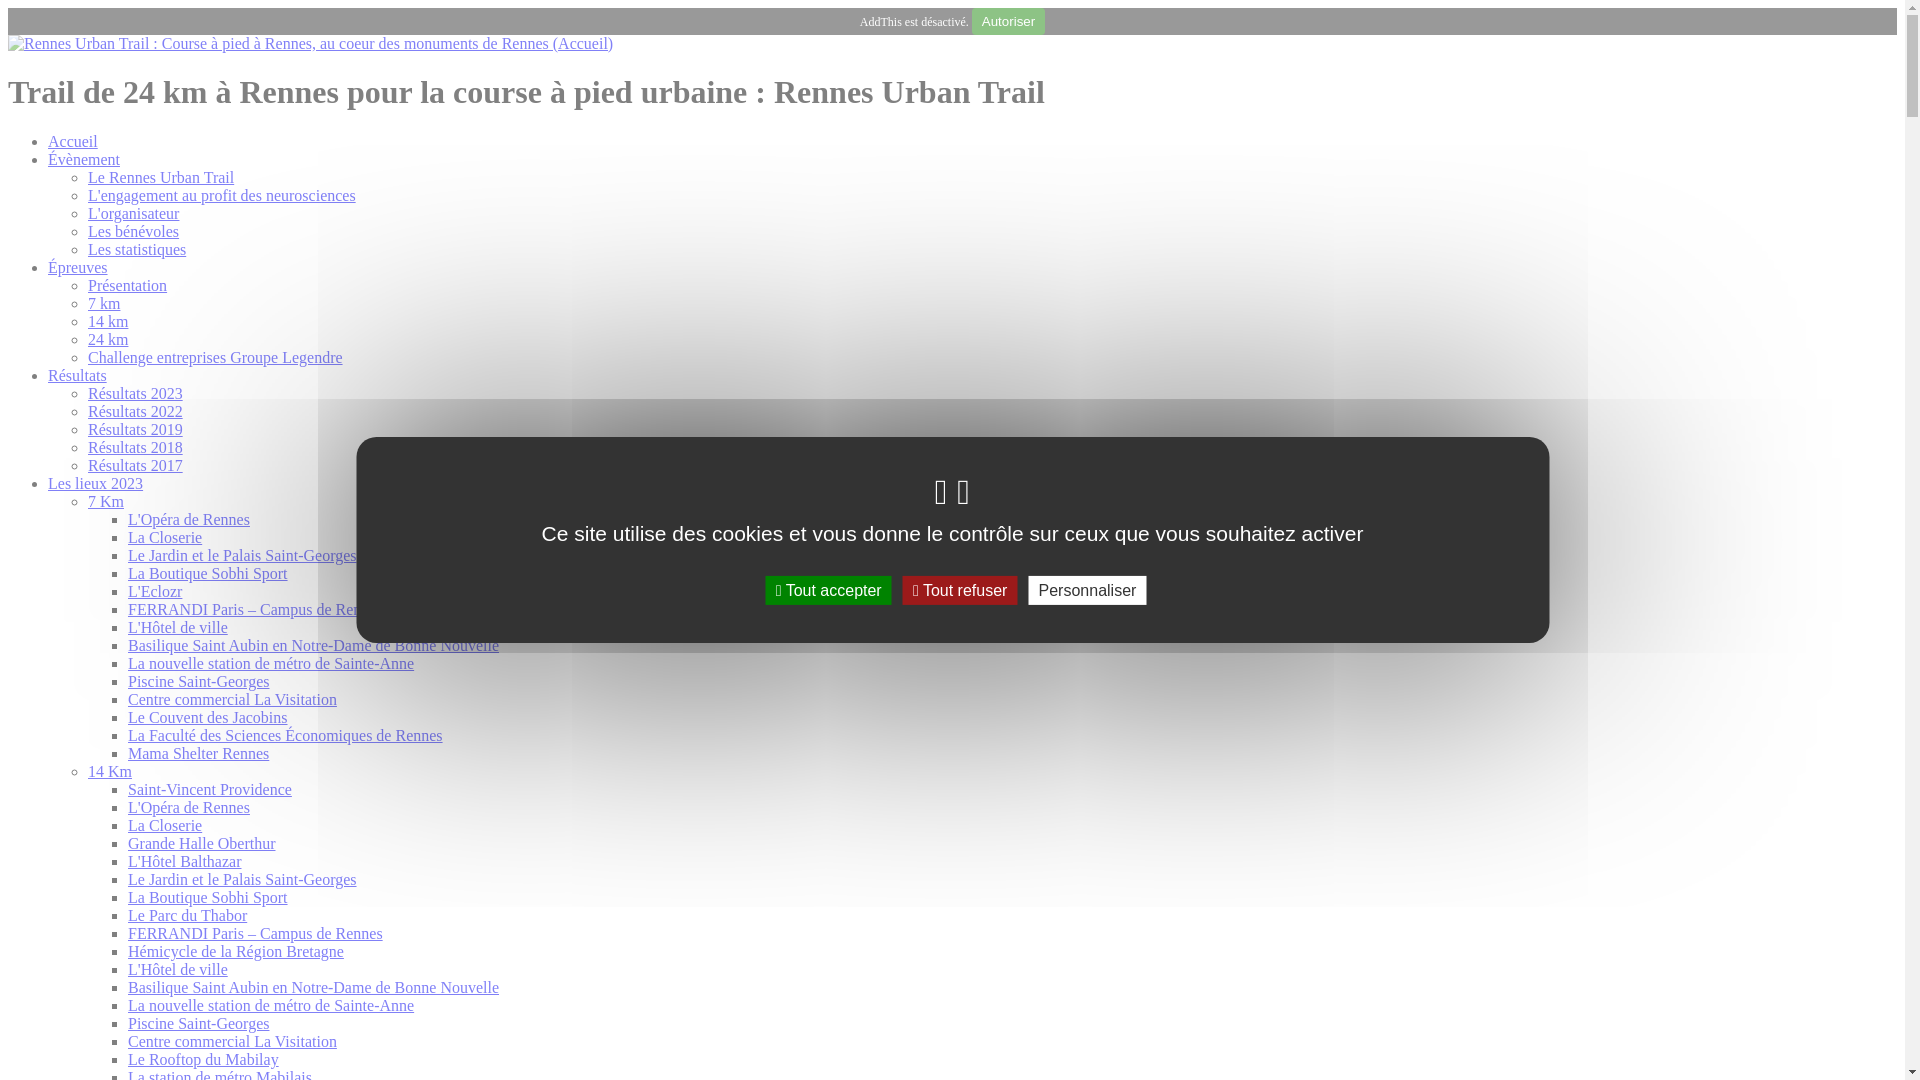 This screenshot has height=1080, width=1920. What do you see at coordinates (86, 500) in the screenshot?
I see `'7 Km'` at bounding box center [86, 500].